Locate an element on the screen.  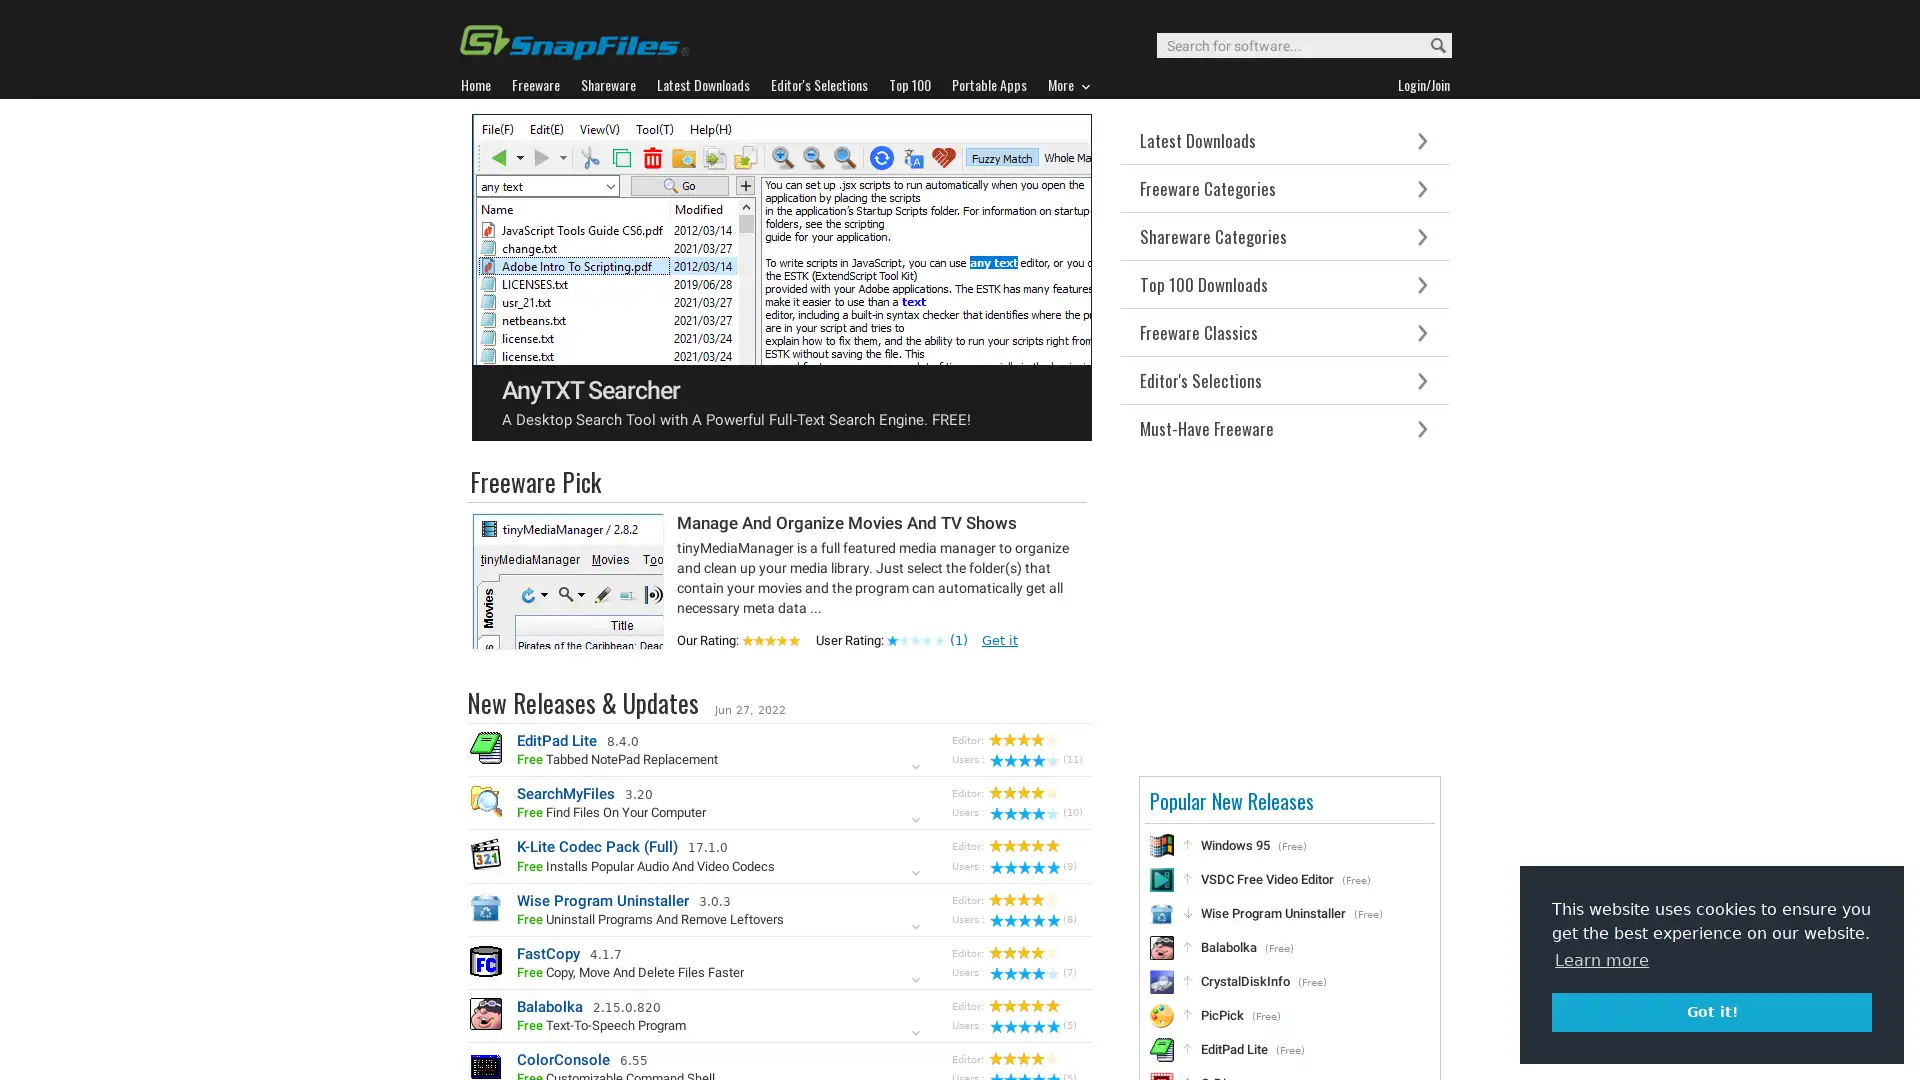
learn more about cookies is located at coordinates (1602, 959).